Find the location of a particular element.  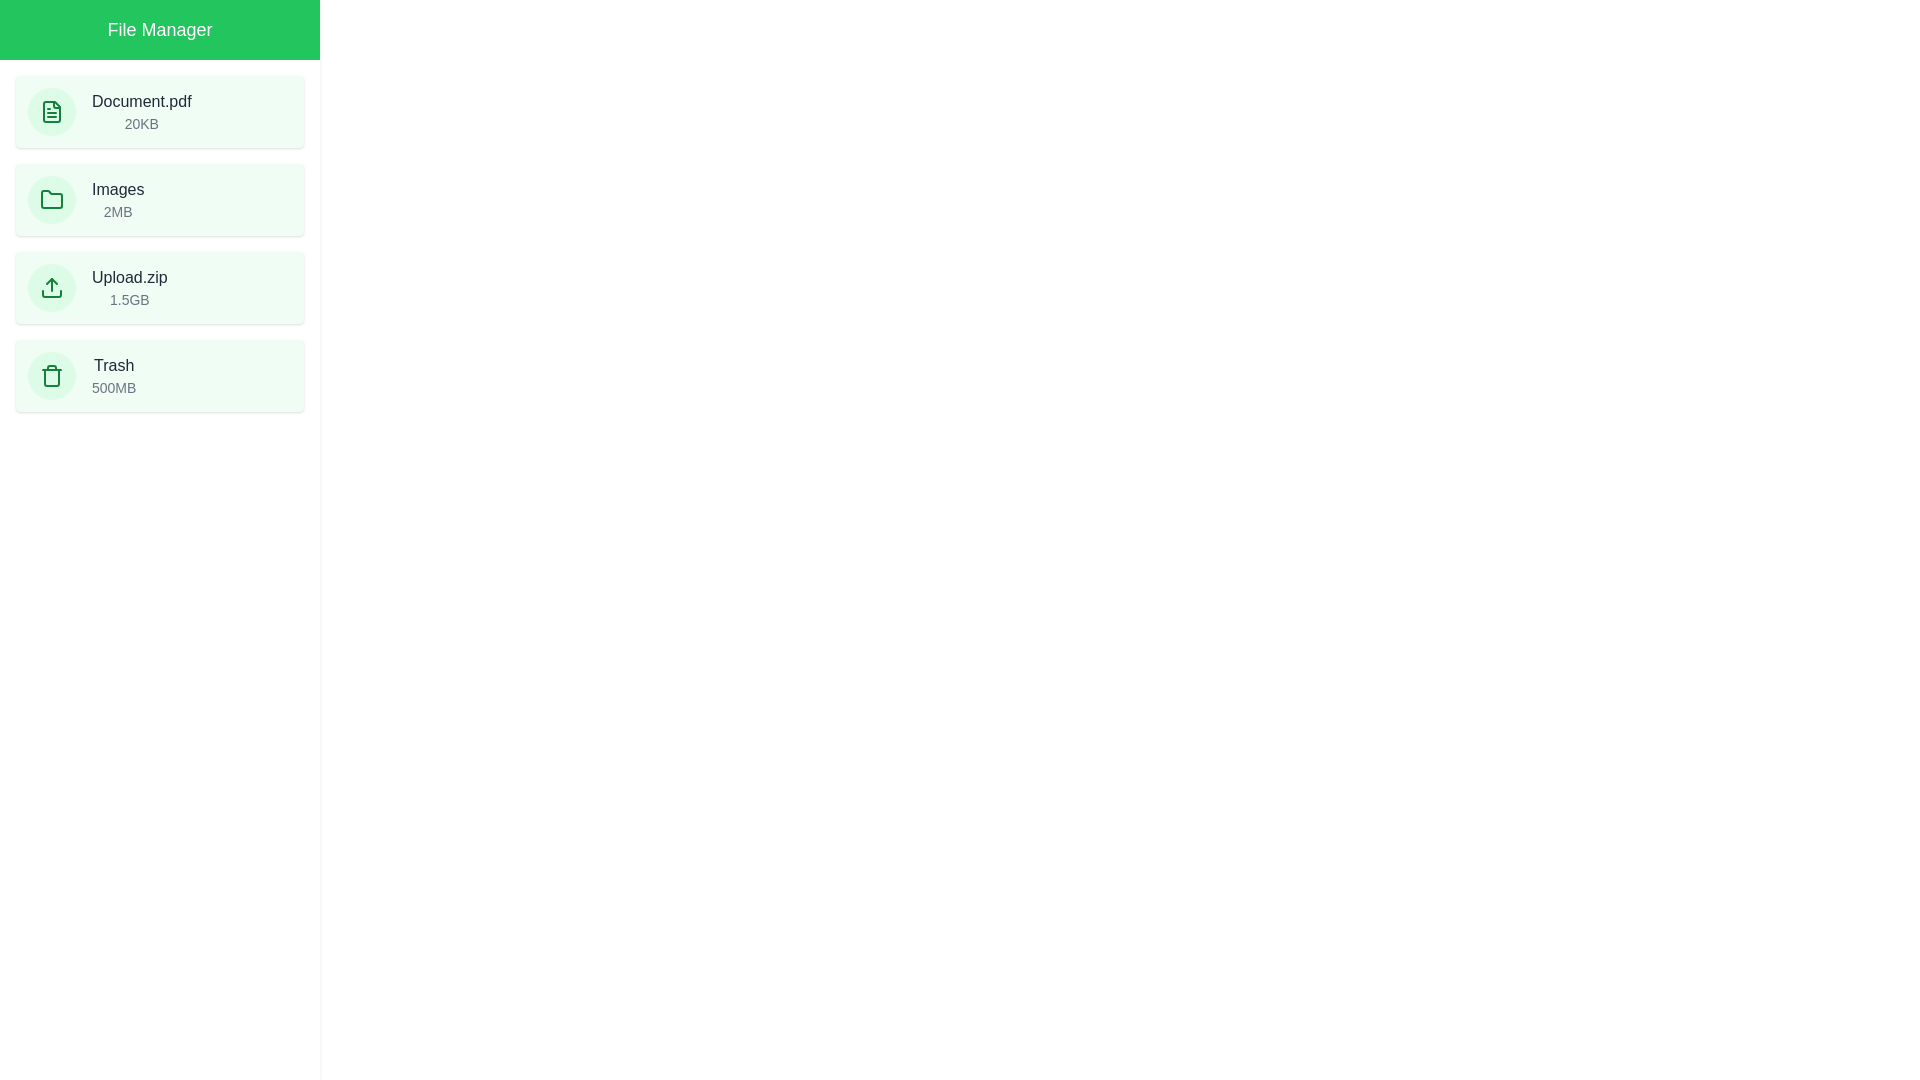

the file or folder item identified by its name Images is located at coordinates (158, 200).